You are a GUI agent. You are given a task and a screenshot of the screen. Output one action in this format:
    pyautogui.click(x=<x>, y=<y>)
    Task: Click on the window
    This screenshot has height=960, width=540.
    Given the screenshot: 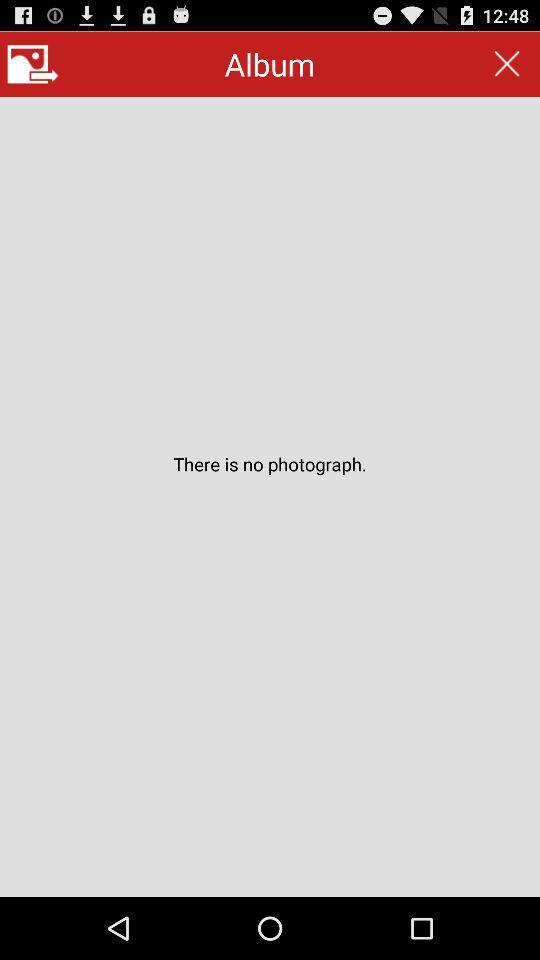 What is the action you would take?
    pyautogui.click(x=507, y=64)
    